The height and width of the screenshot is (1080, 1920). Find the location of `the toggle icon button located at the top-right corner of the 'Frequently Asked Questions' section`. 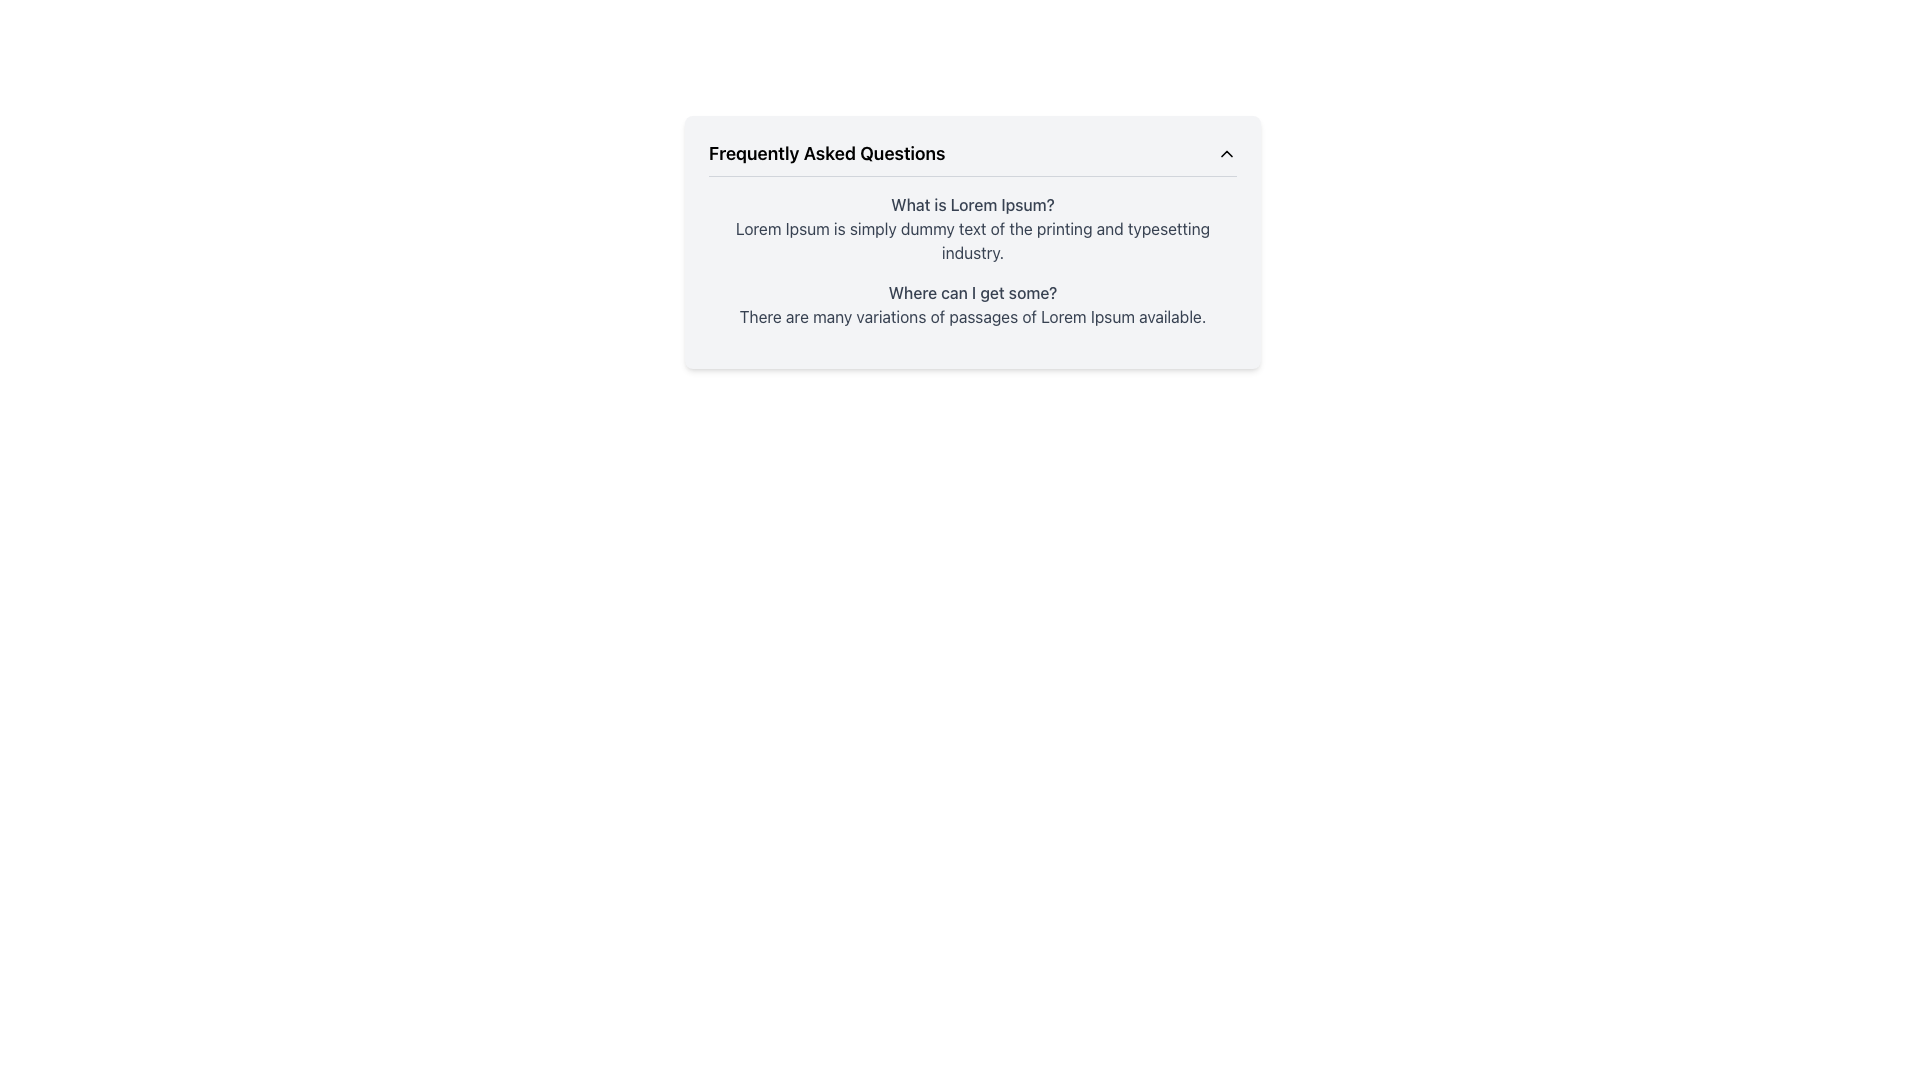

the toggle icon button located at the top-right corner of the 'Frequently Asked Questions' section is located at coordinates (1226, 153).